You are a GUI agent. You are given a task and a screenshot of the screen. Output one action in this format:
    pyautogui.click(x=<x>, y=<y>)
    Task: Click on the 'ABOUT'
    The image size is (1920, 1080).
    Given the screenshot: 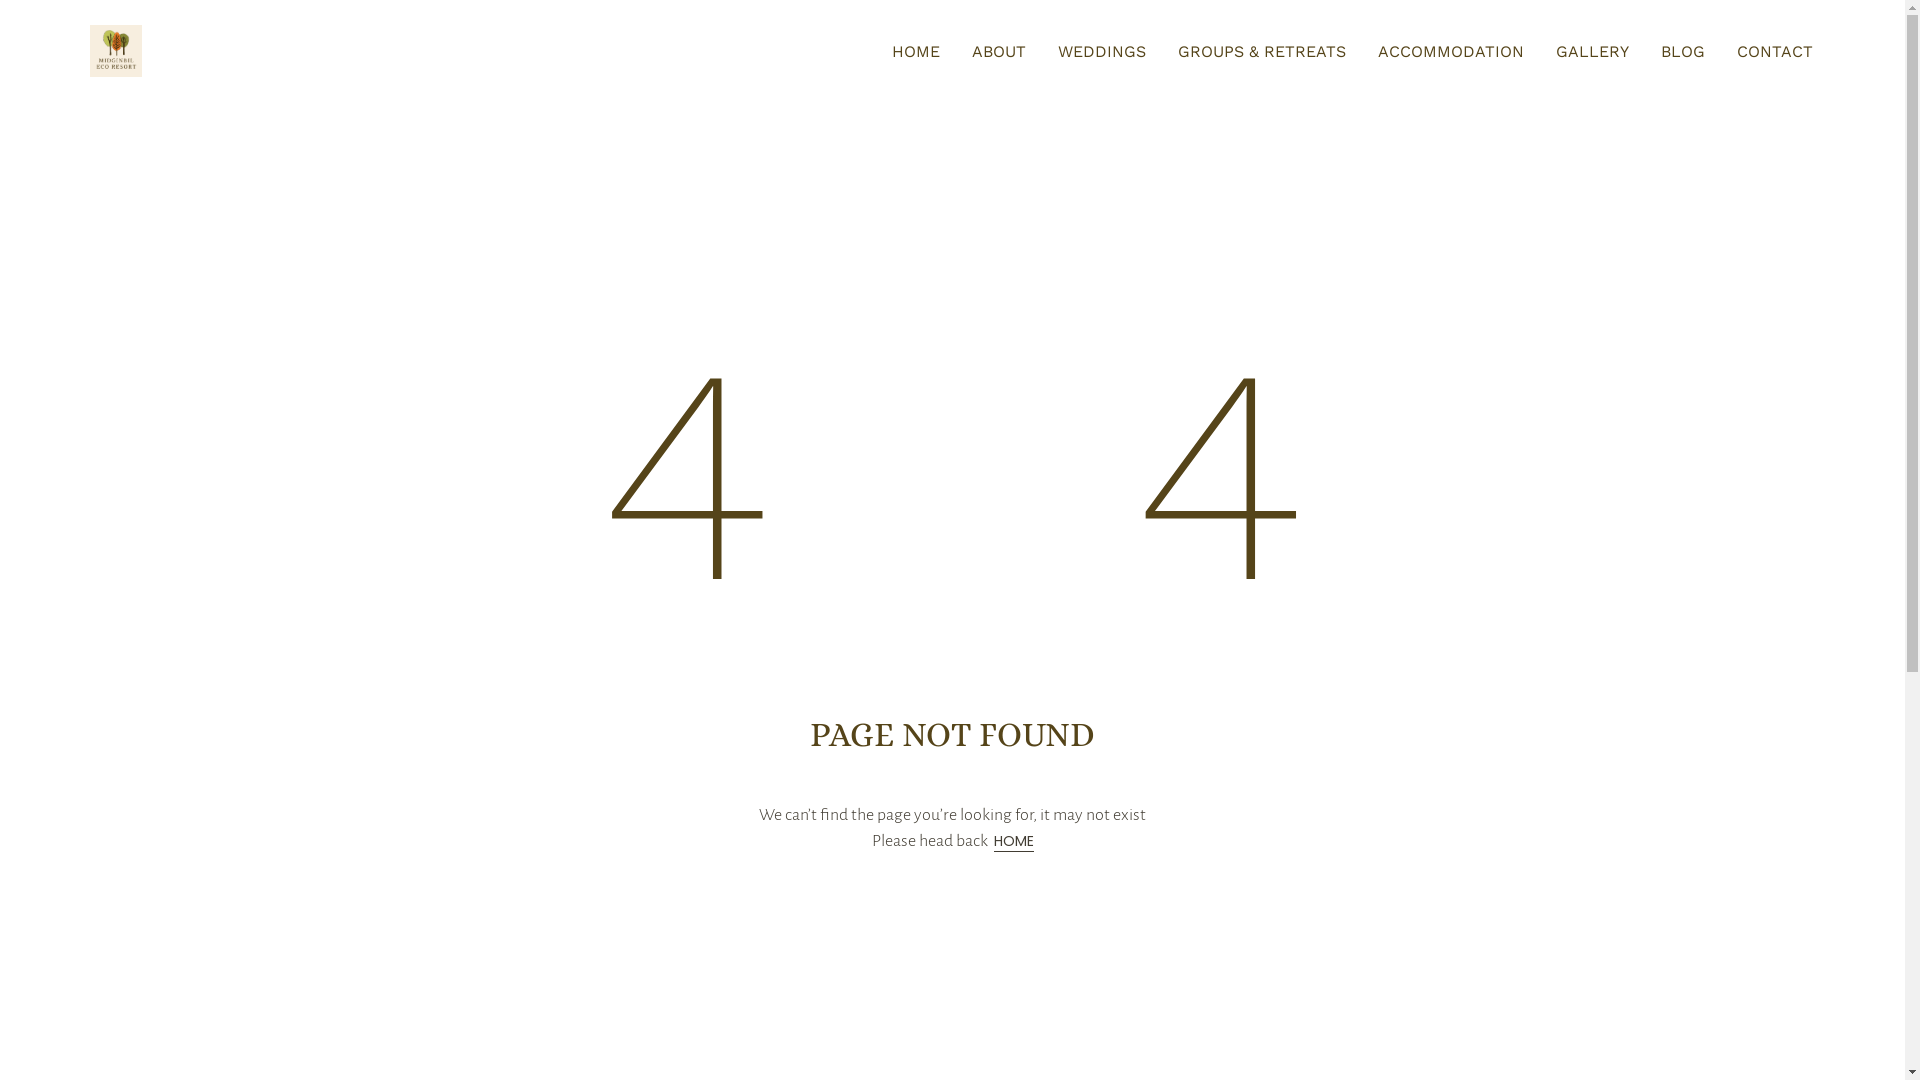 What is the action you would take?
    pyautogui.click(x=998, y=50)
    